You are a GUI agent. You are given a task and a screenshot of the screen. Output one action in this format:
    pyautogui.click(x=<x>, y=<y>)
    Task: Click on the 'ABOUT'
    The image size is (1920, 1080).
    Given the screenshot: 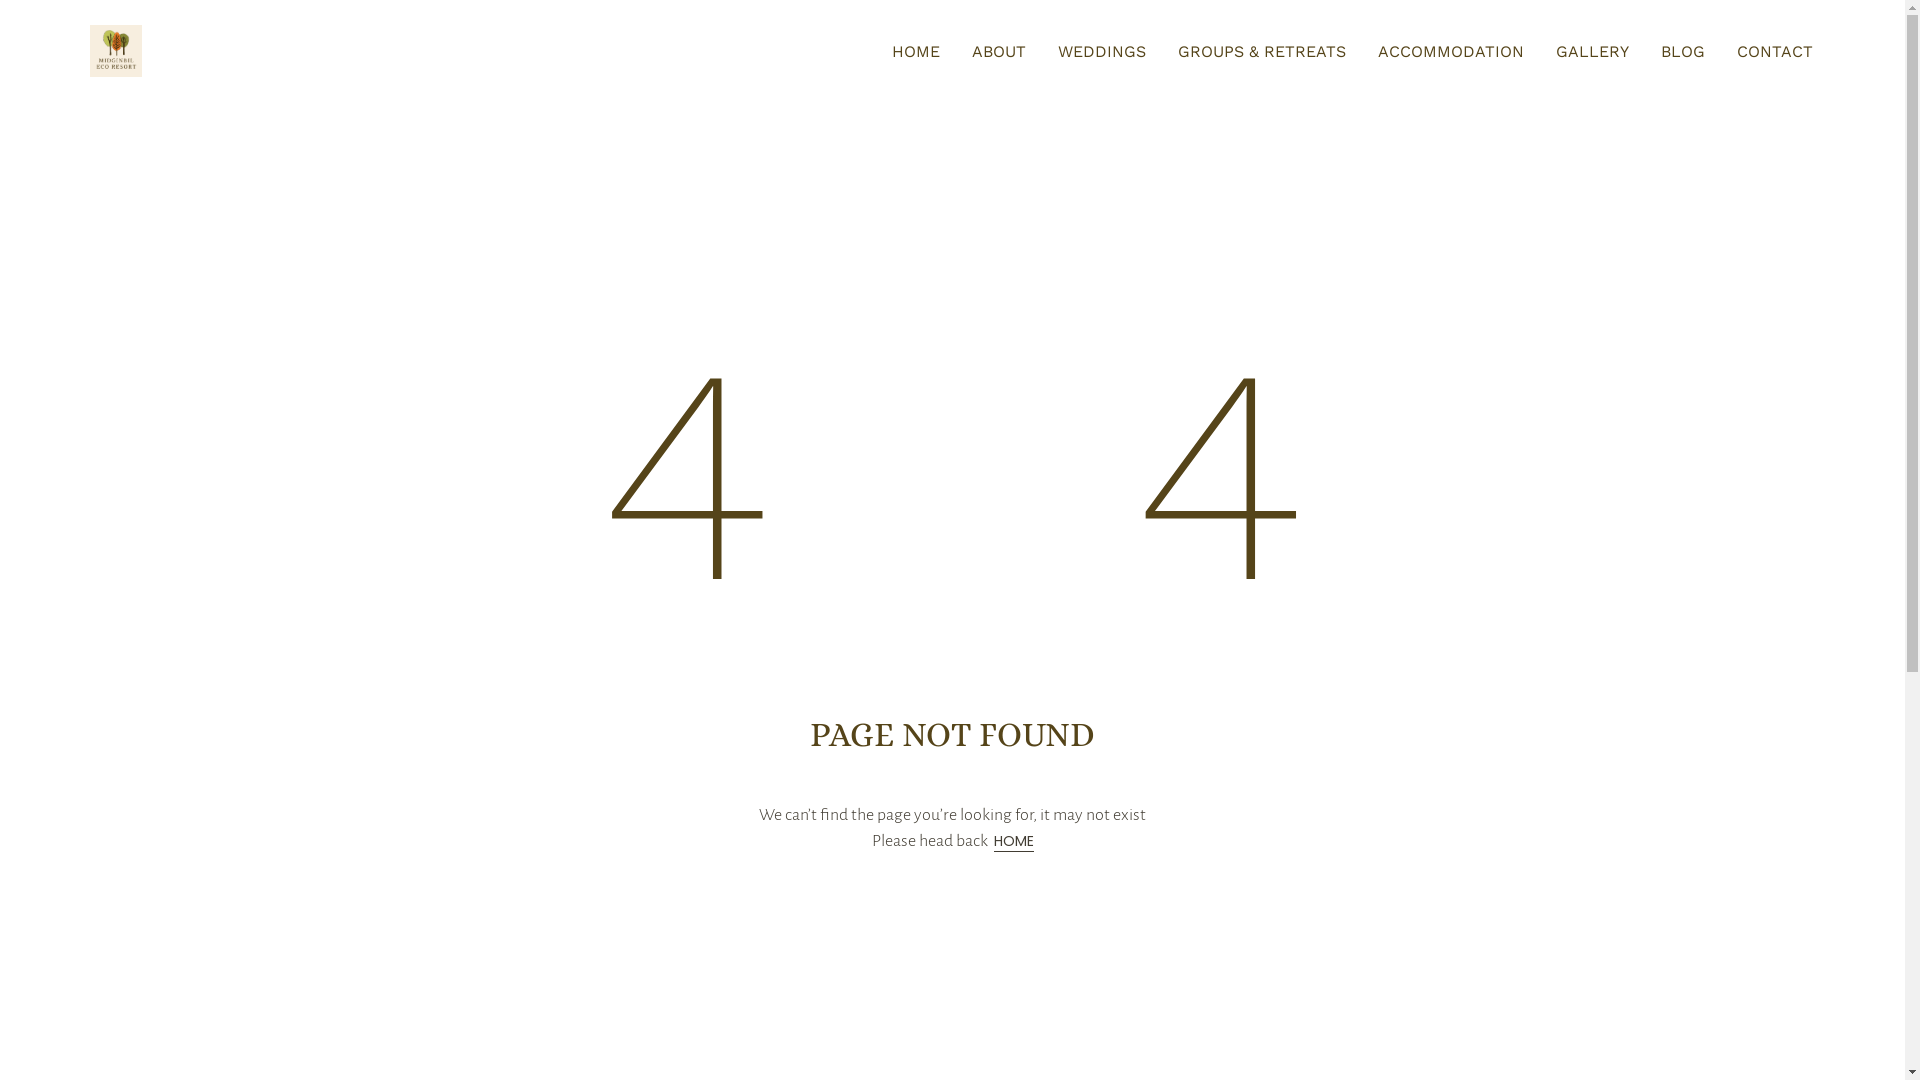 What is the action you would take?
    pyautogui.click(x=998, y=50)
    